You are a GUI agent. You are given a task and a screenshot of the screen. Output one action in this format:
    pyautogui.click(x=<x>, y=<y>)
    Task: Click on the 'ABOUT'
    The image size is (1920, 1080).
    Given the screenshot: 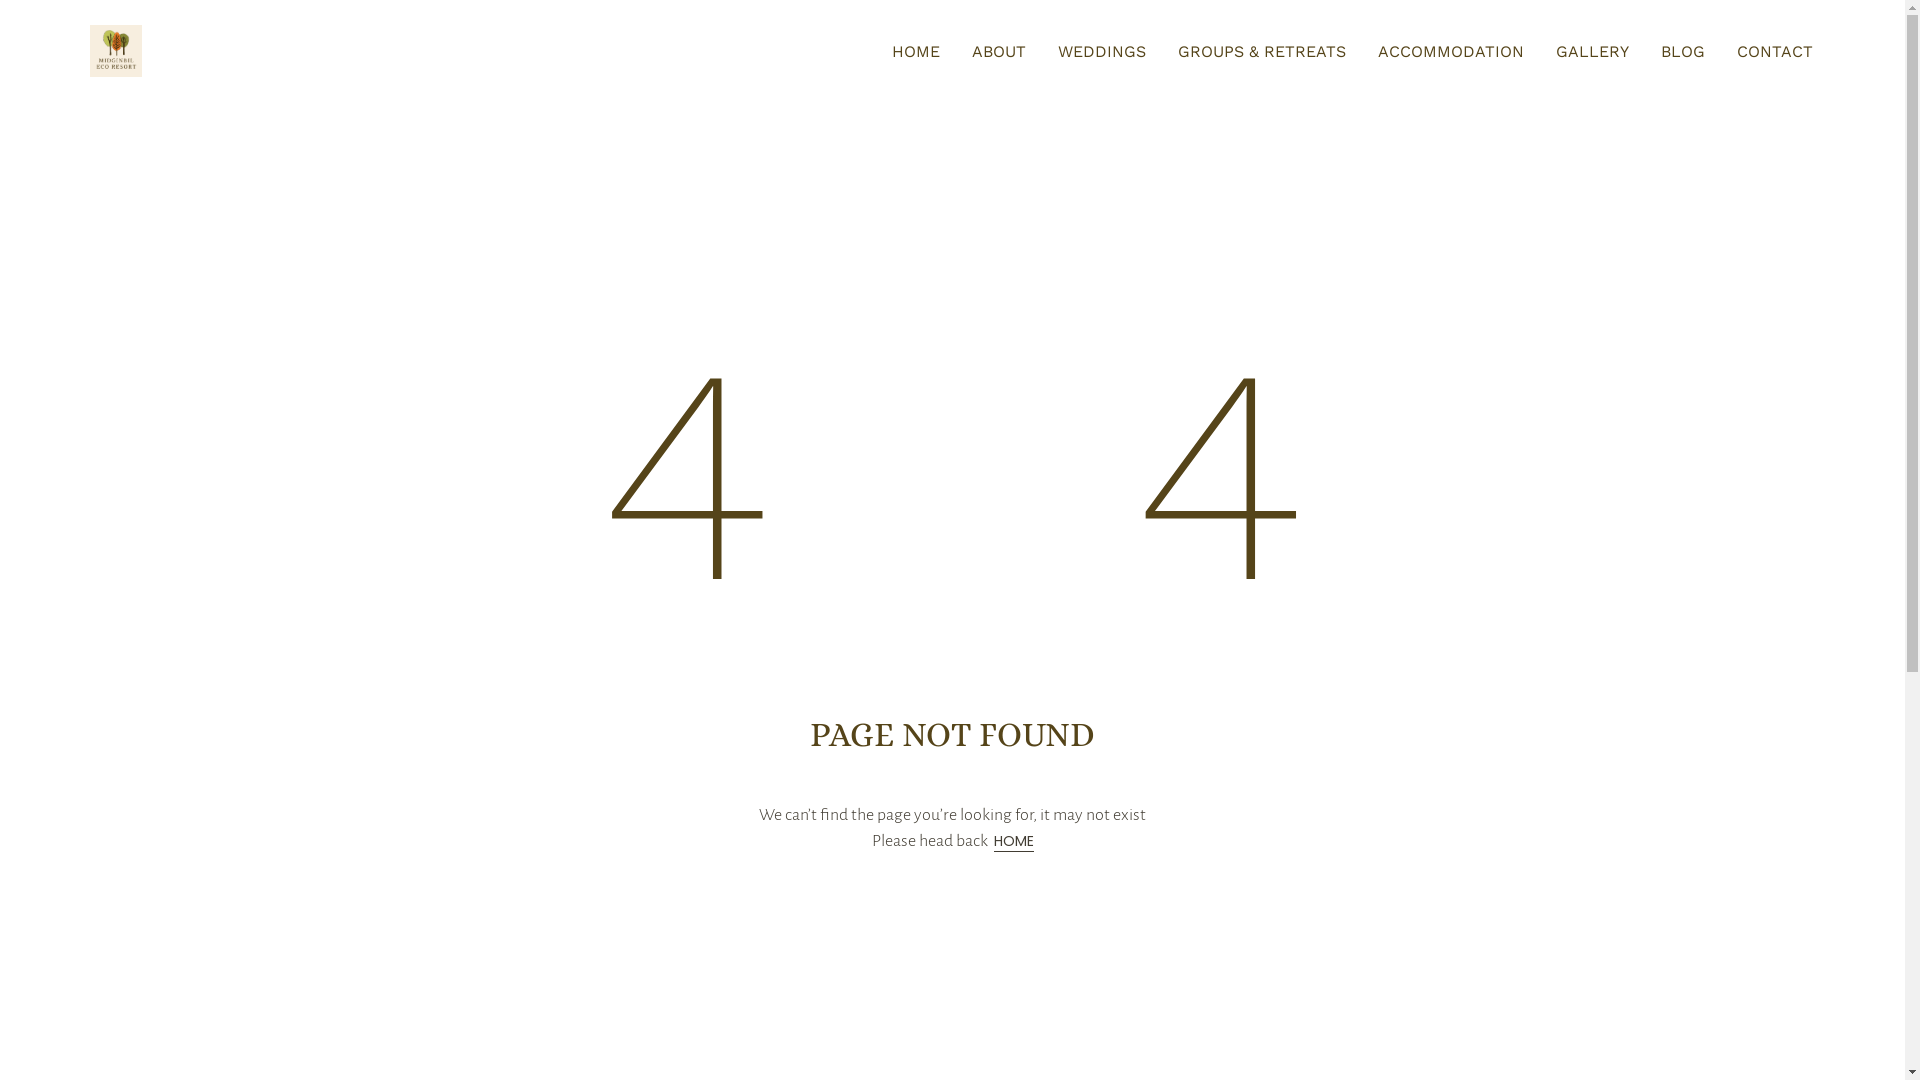 What is the action you would take?
    pyautogui.click(x=998, y=50)
    